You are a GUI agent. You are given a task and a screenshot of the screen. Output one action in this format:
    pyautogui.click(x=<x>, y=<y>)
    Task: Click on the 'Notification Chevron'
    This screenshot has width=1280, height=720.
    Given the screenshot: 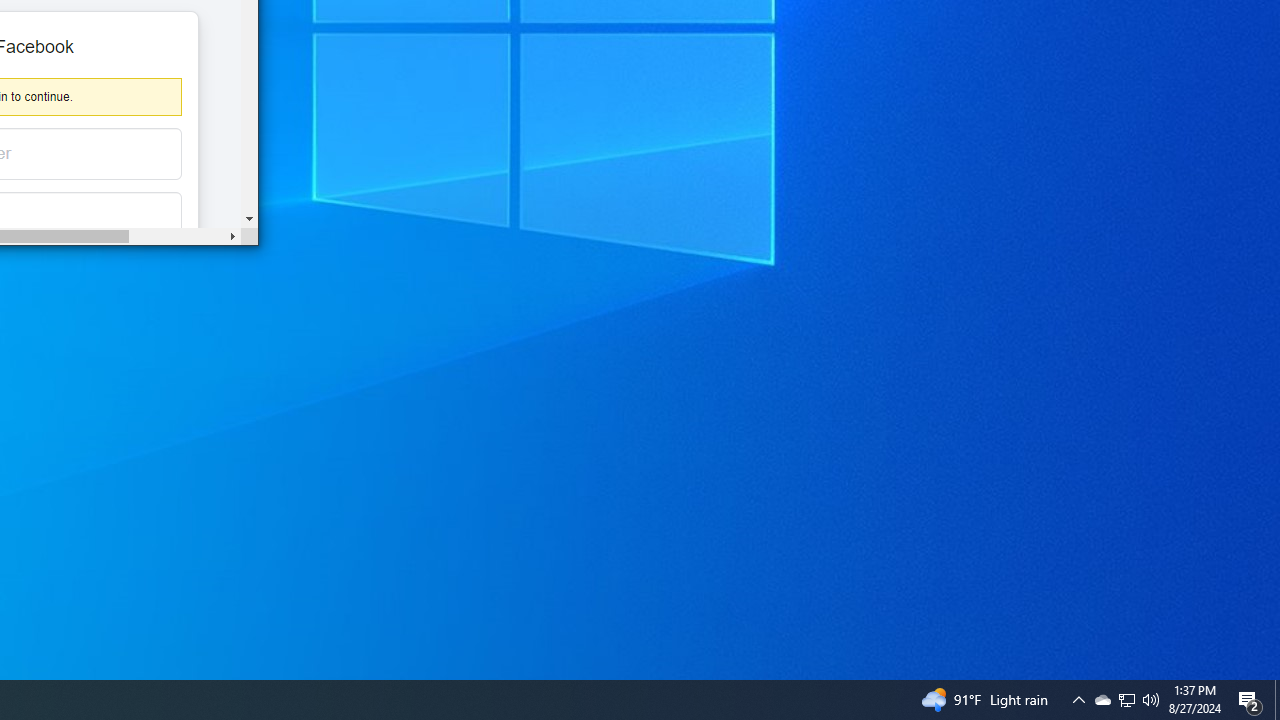 What is the action you would take?
    pyautogui.click(x=1127, y=698)
    